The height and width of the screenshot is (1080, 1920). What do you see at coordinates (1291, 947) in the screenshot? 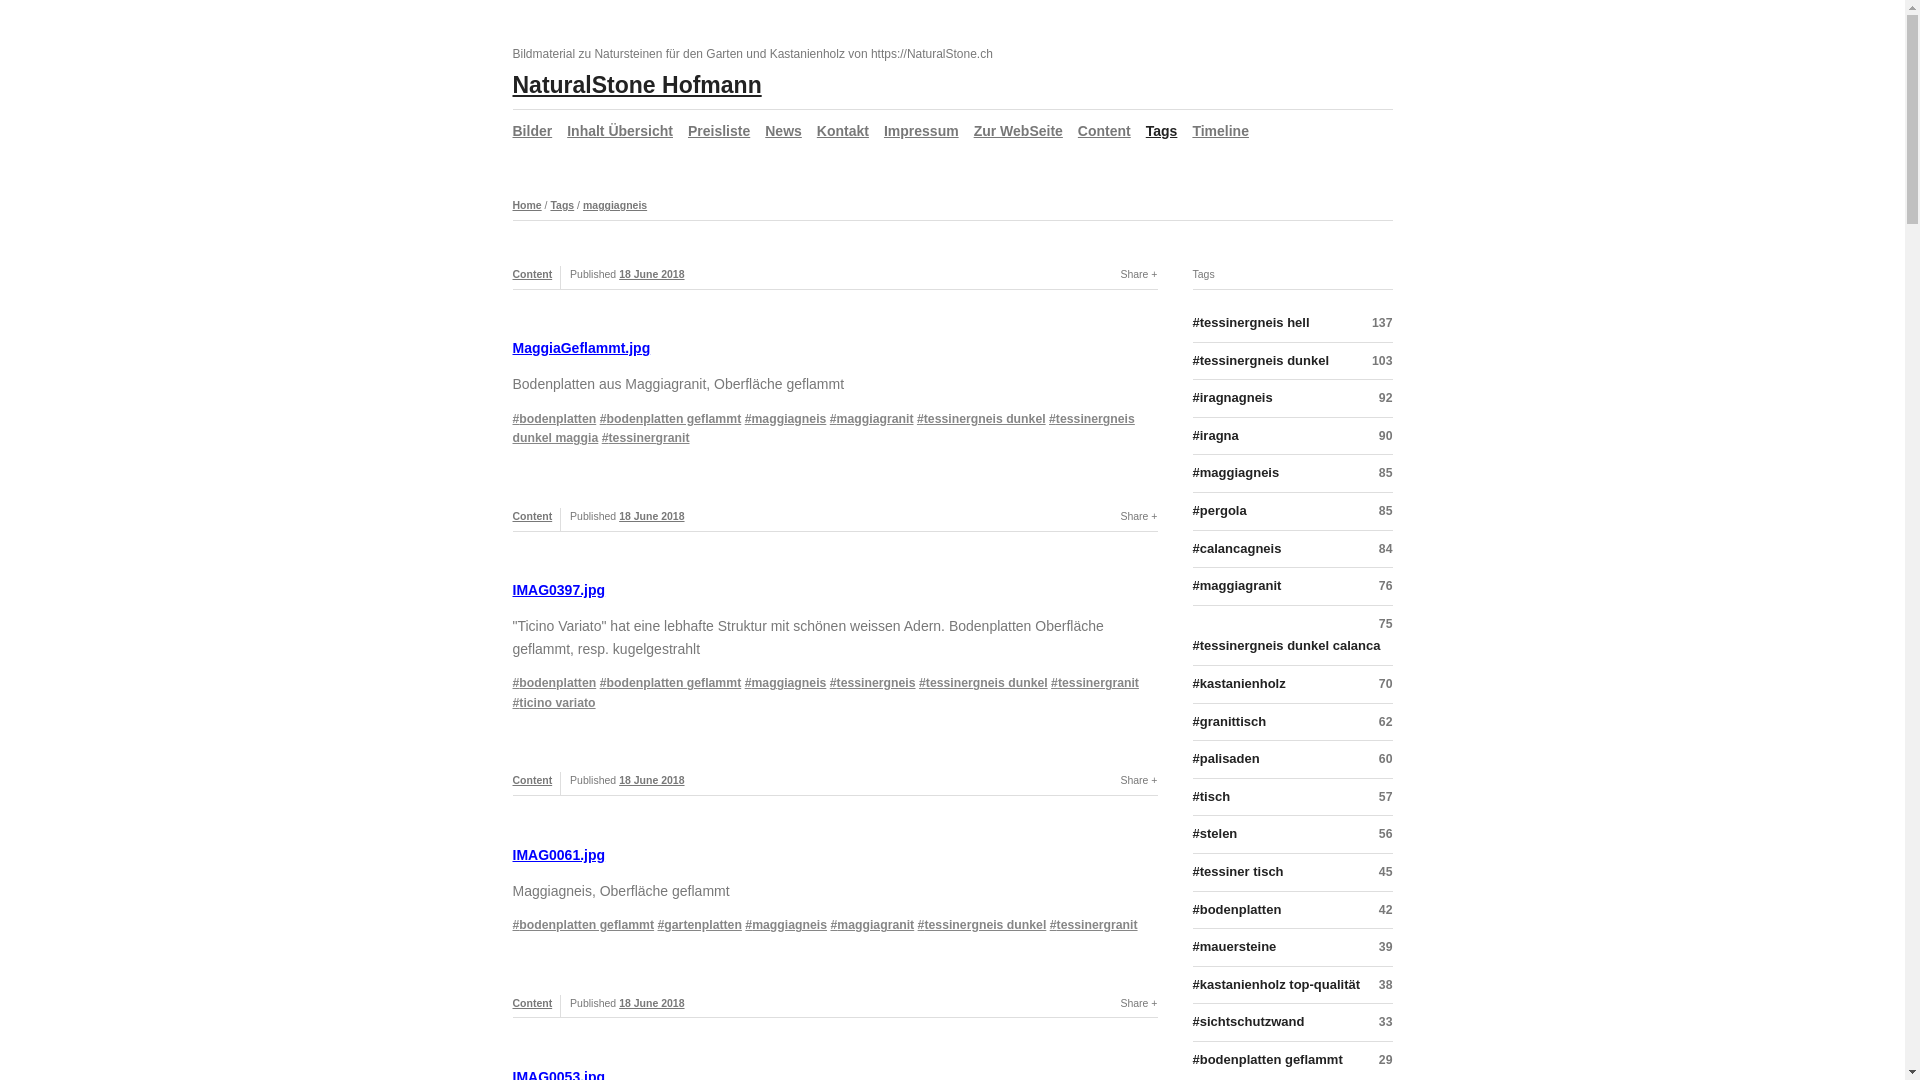
I see `'39` at bounding box center [1291, 947].